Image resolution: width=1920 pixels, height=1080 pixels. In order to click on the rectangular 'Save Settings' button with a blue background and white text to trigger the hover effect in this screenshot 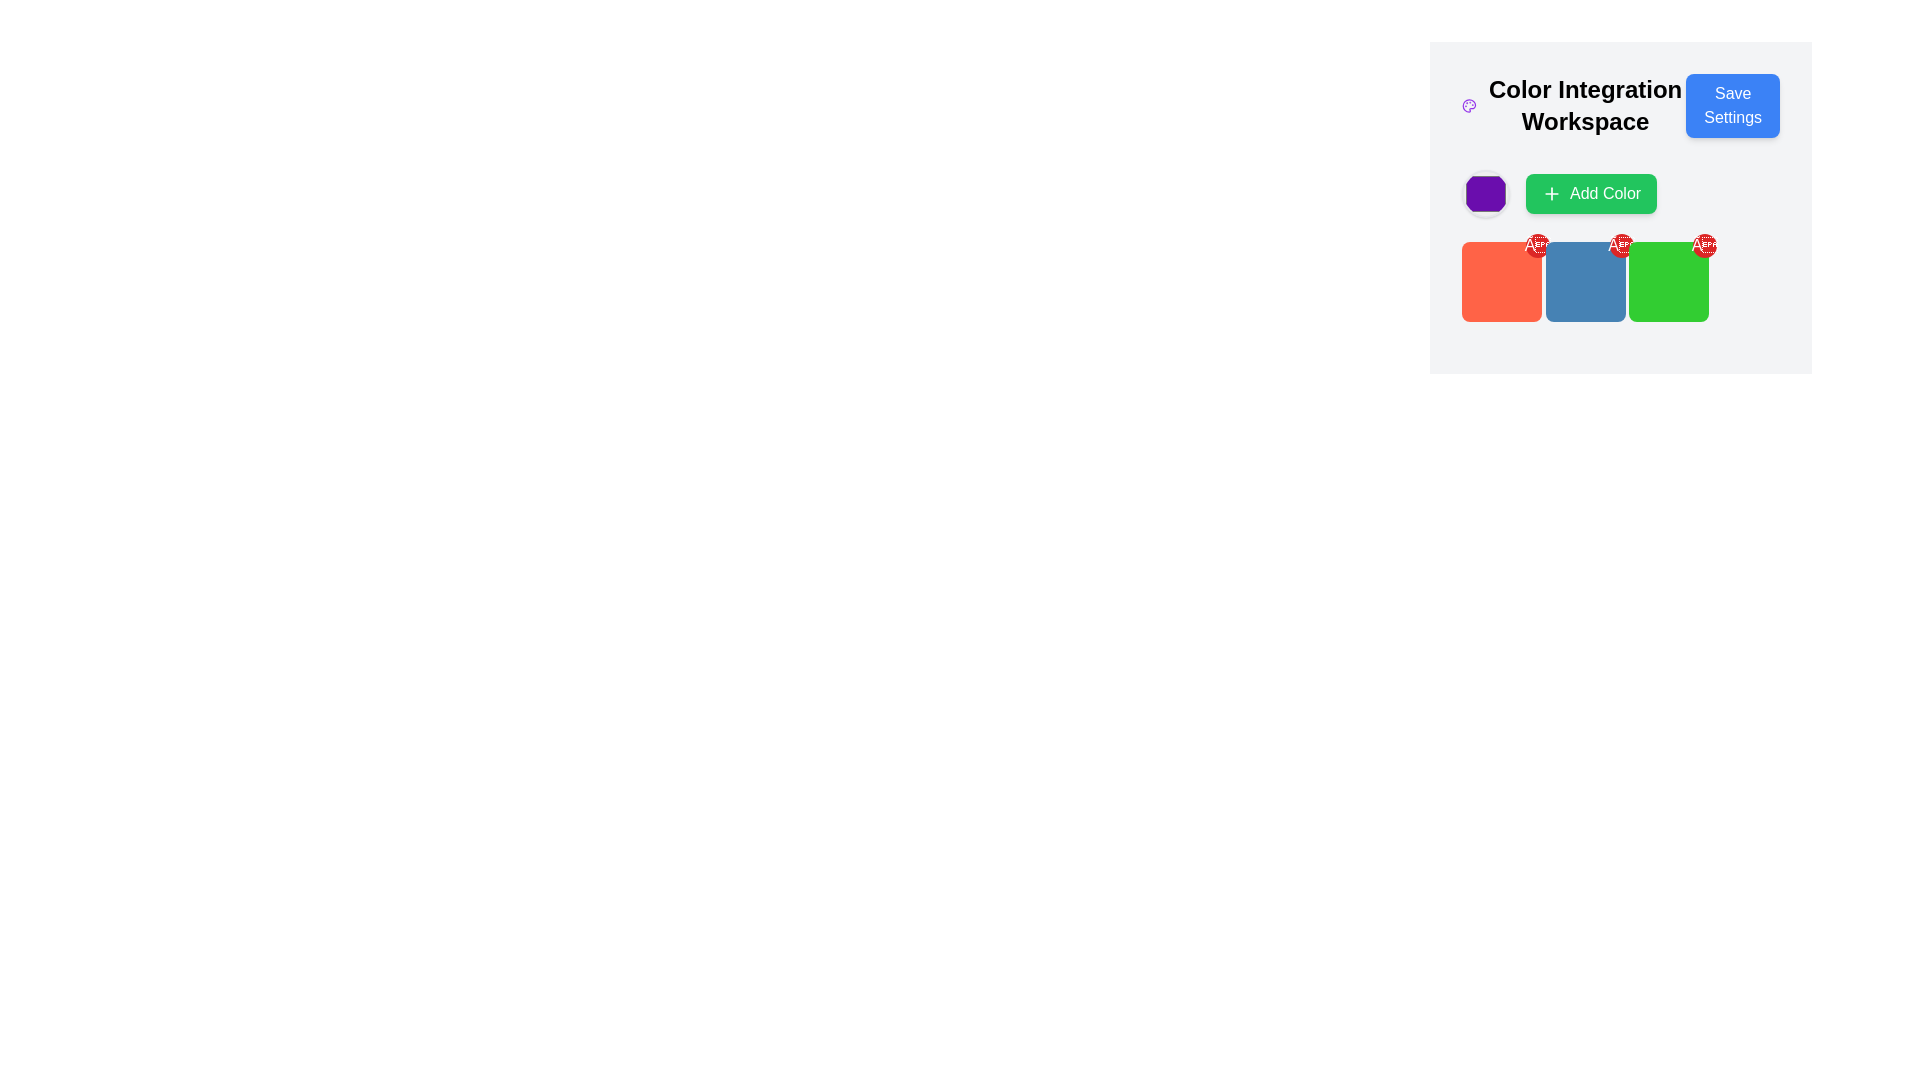, I will do `click(1732, 105)`.